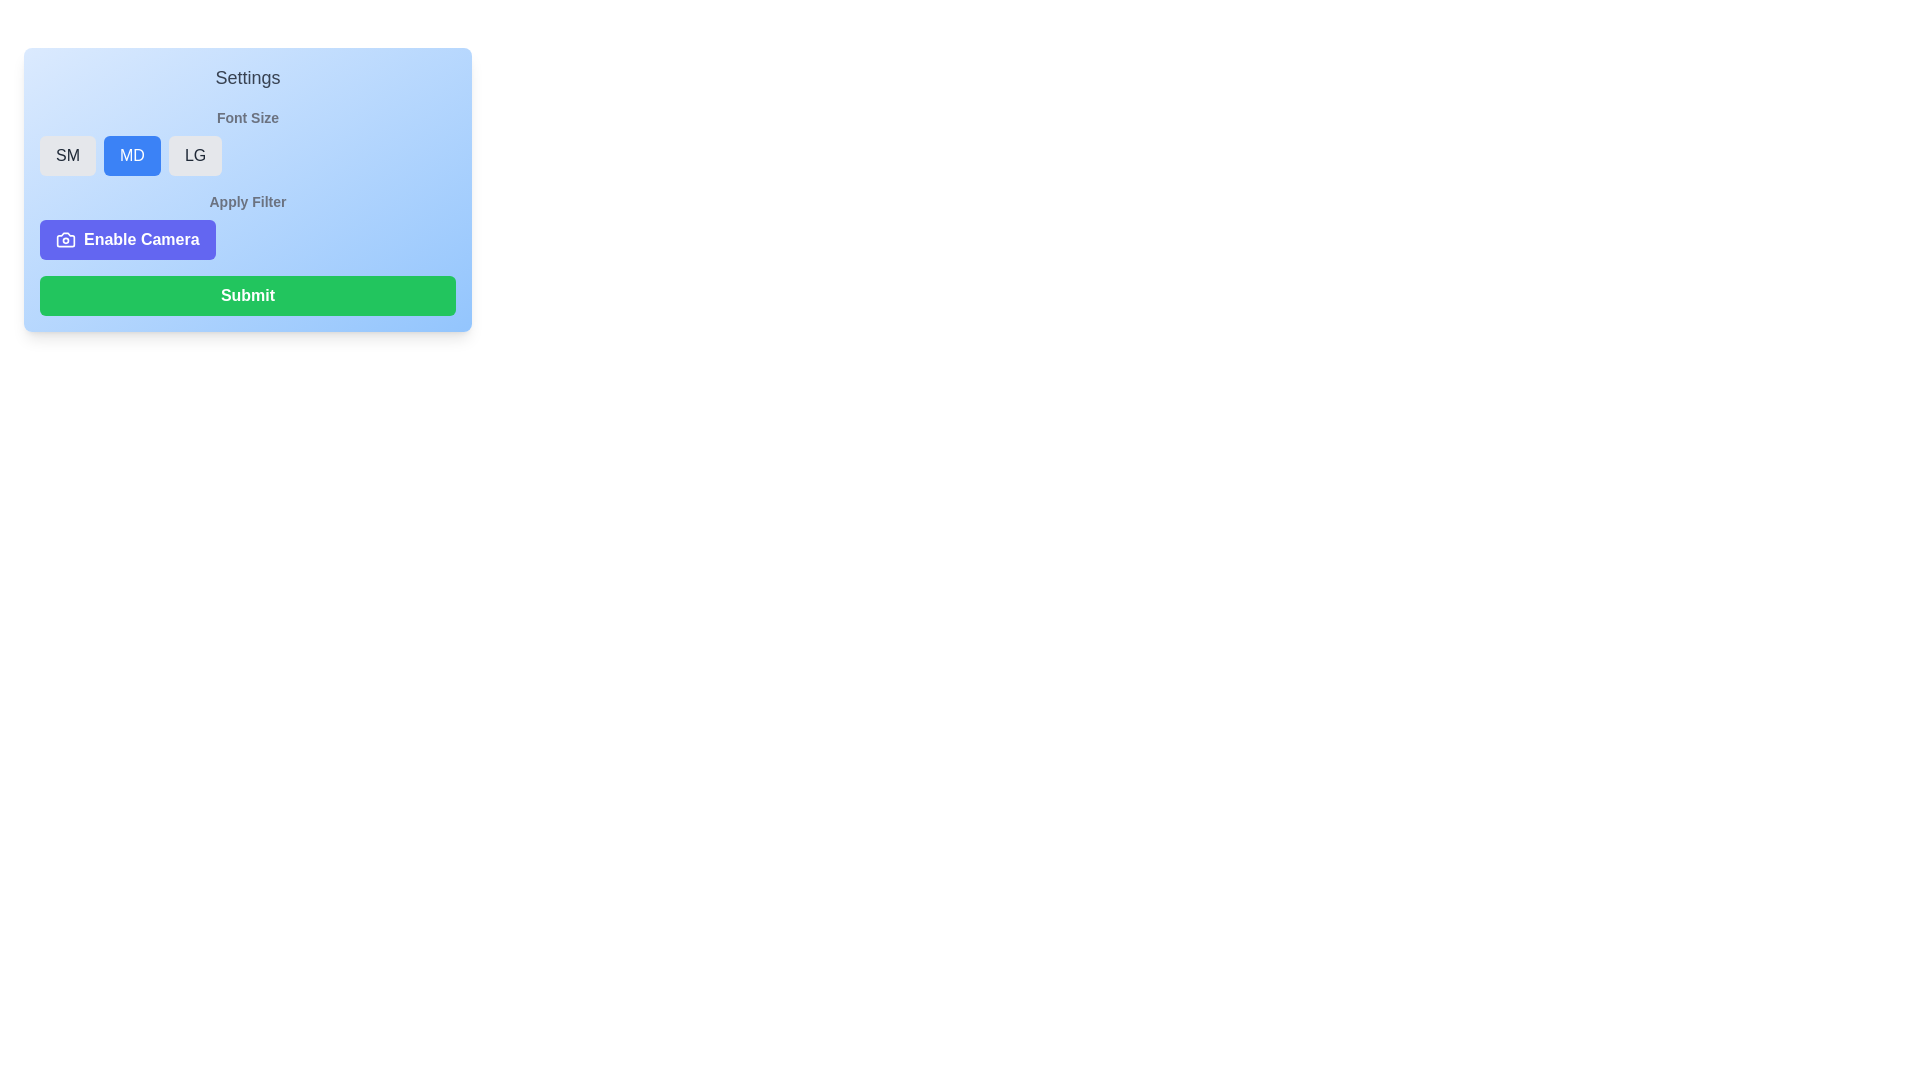  Describe the element at coordinates (247, 141) in the screenshot. I see `the 'Font Size' button group which contains the buttons 'SM', 'MD', and 'LG'` at that location.